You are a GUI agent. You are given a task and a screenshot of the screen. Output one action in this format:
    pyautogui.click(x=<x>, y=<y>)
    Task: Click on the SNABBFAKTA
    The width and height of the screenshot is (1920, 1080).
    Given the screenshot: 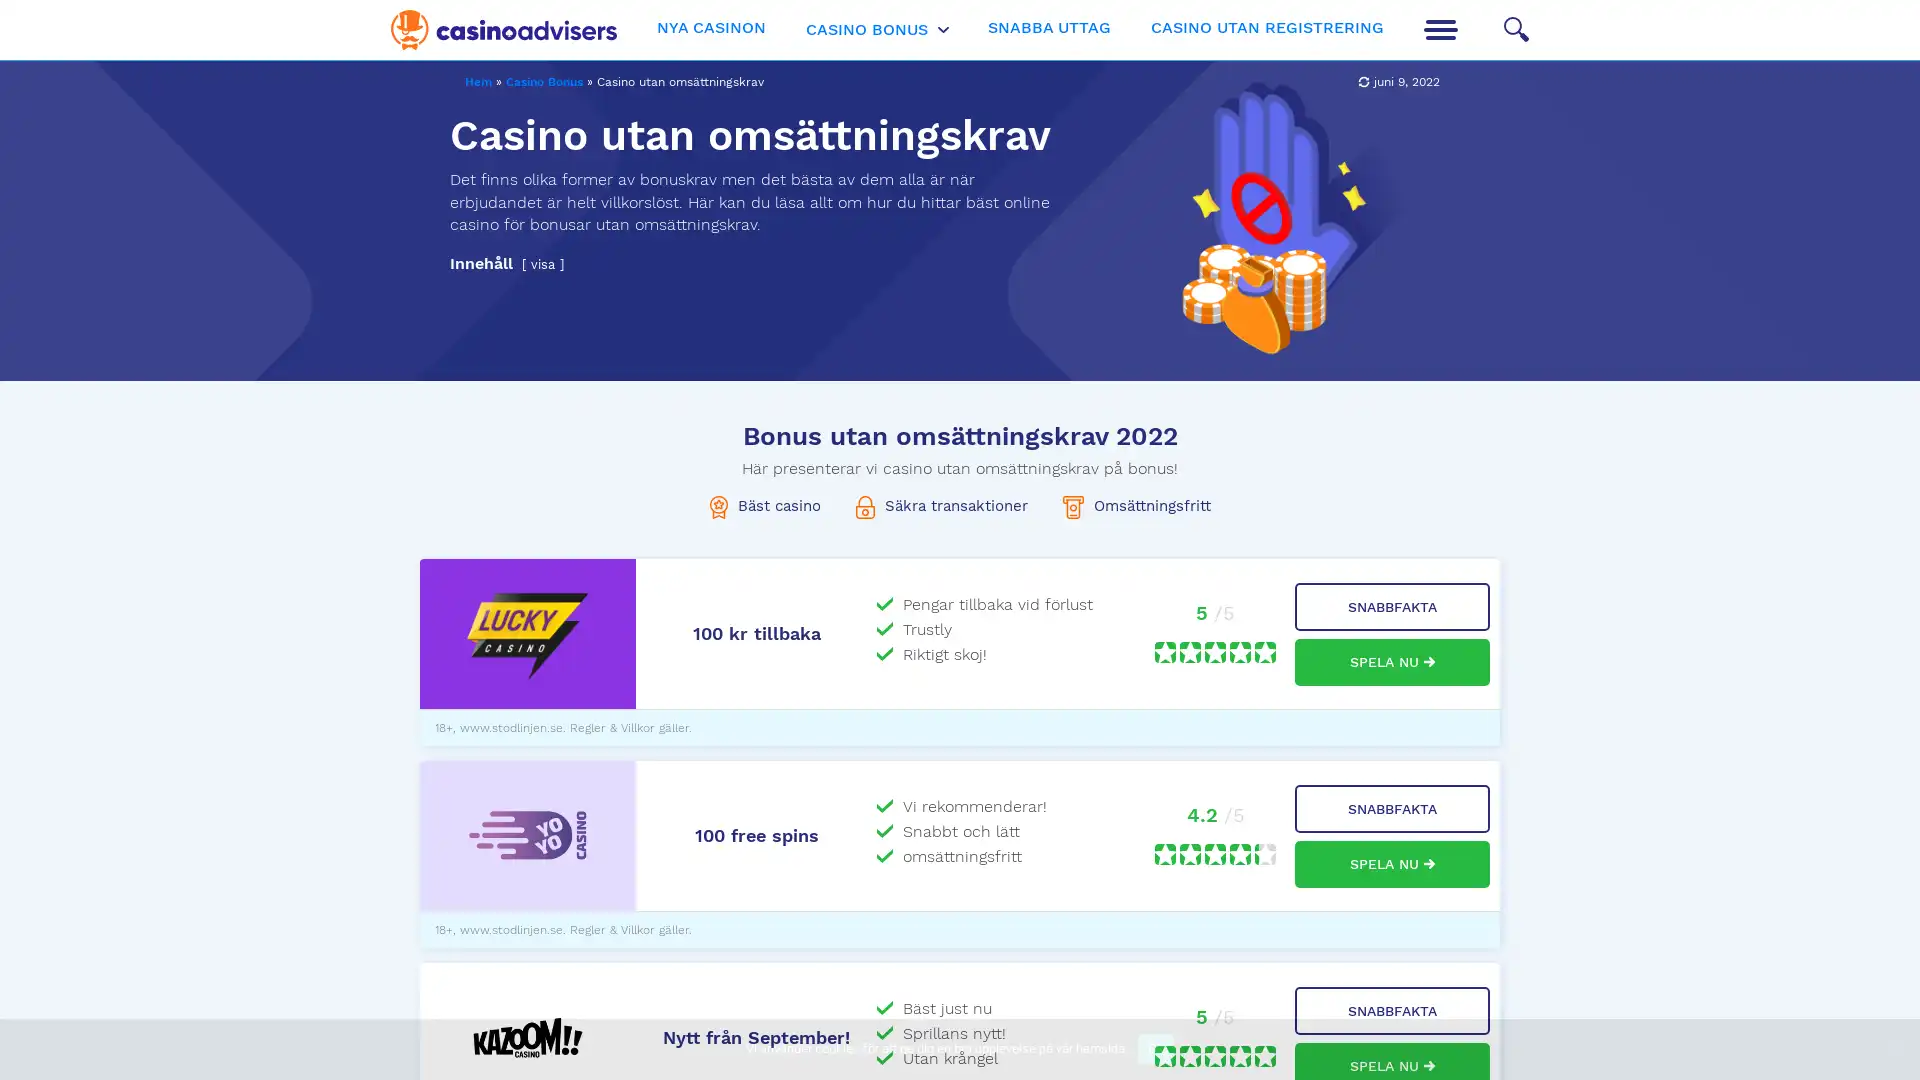 What is the action you would take?
    pyautogui.click(x=1390, y=605)
    